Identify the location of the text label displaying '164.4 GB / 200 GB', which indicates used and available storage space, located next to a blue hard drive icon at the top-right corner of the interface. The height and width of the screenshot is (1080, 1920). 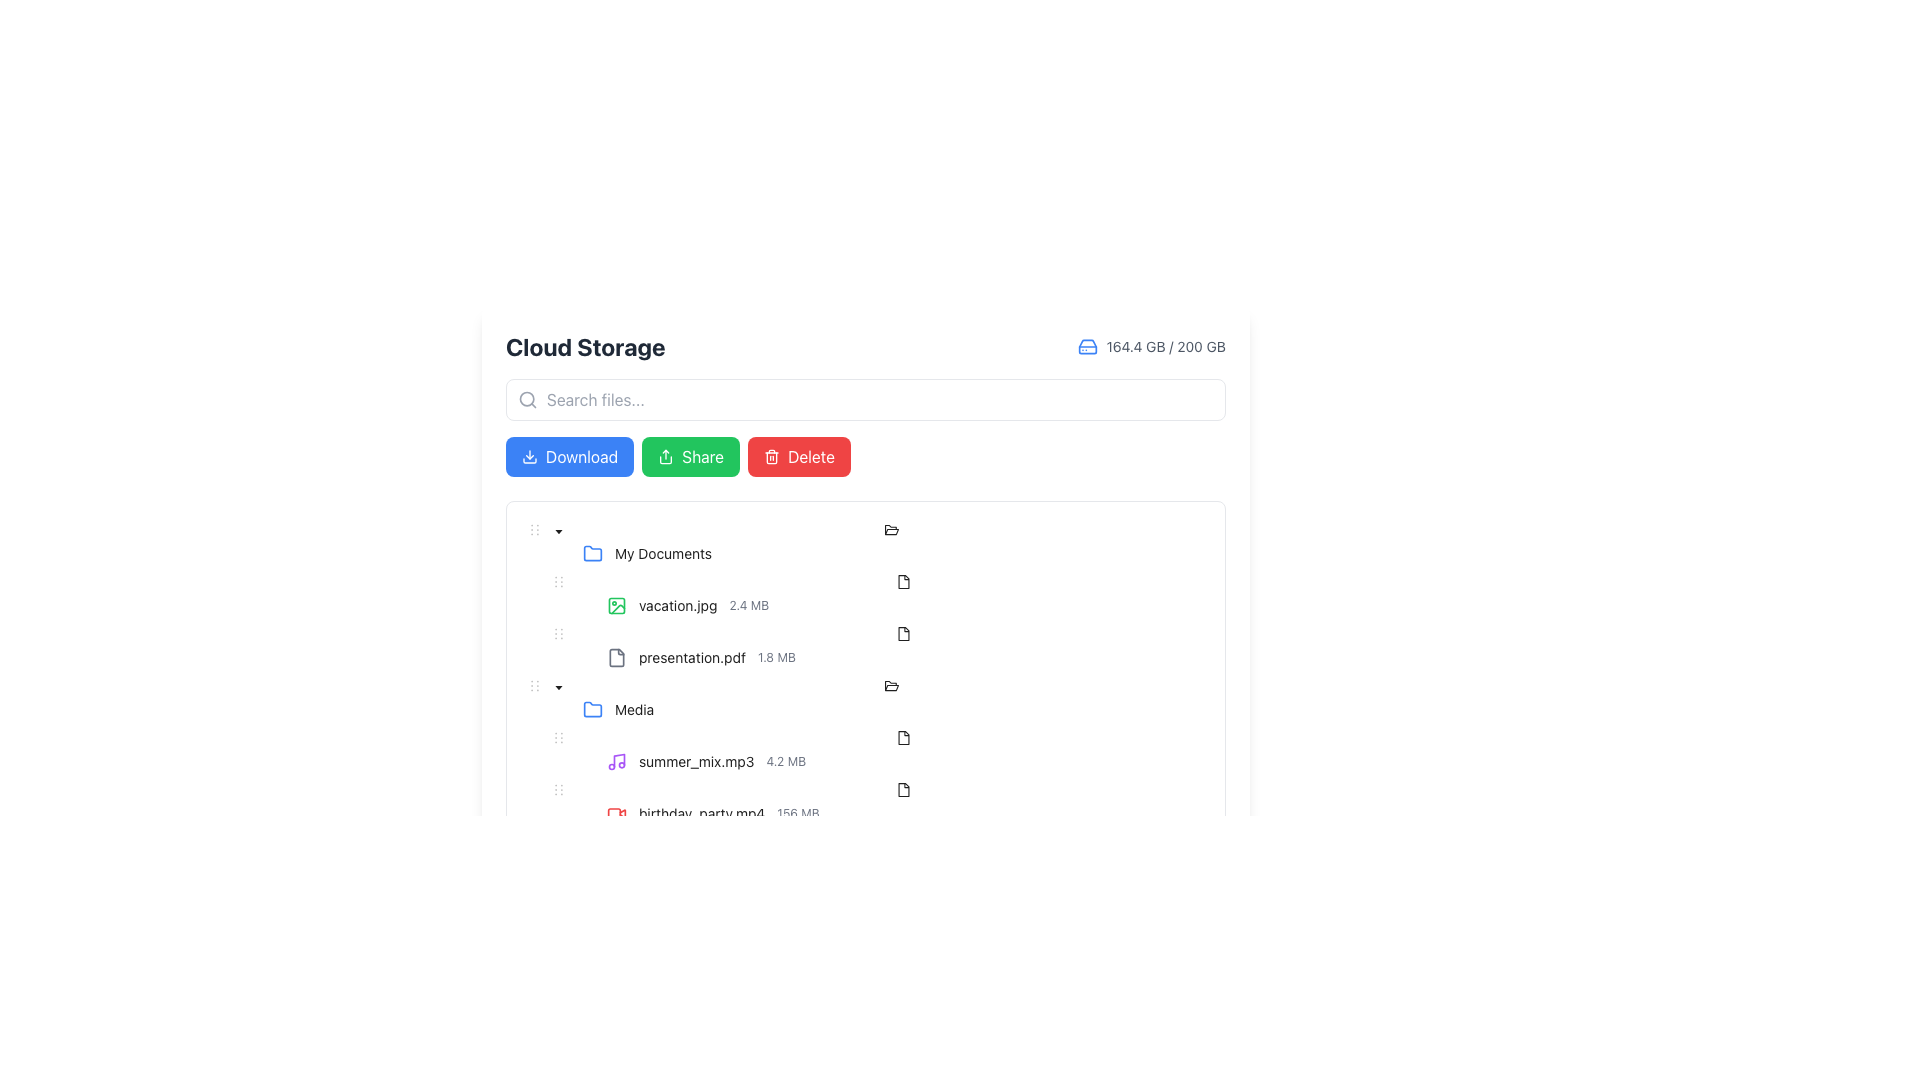
(1166, 346).